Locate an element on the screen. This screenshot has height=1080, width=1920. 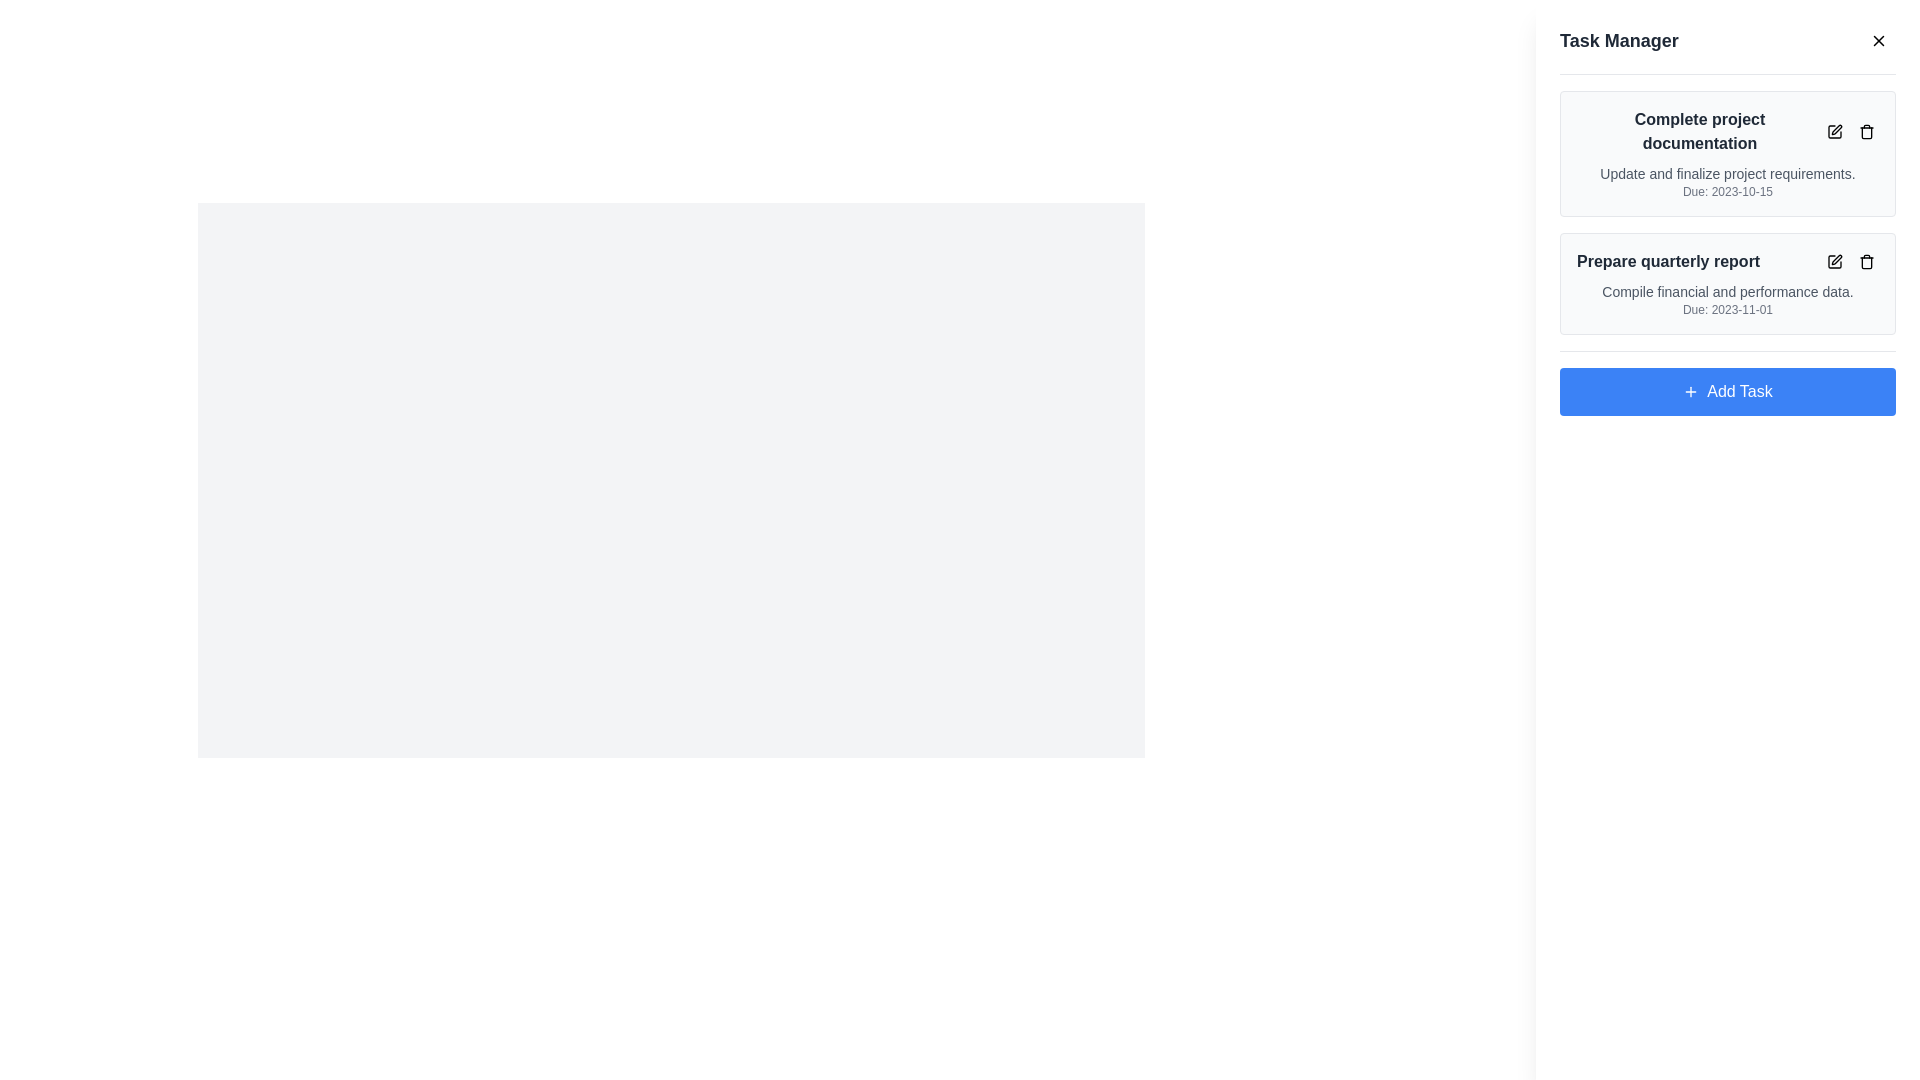
text displayed in the subtask details of the task card for 'Prepare quarterly report', which is located directly below the main title and above the due date is located at coordinates (1727, 292).